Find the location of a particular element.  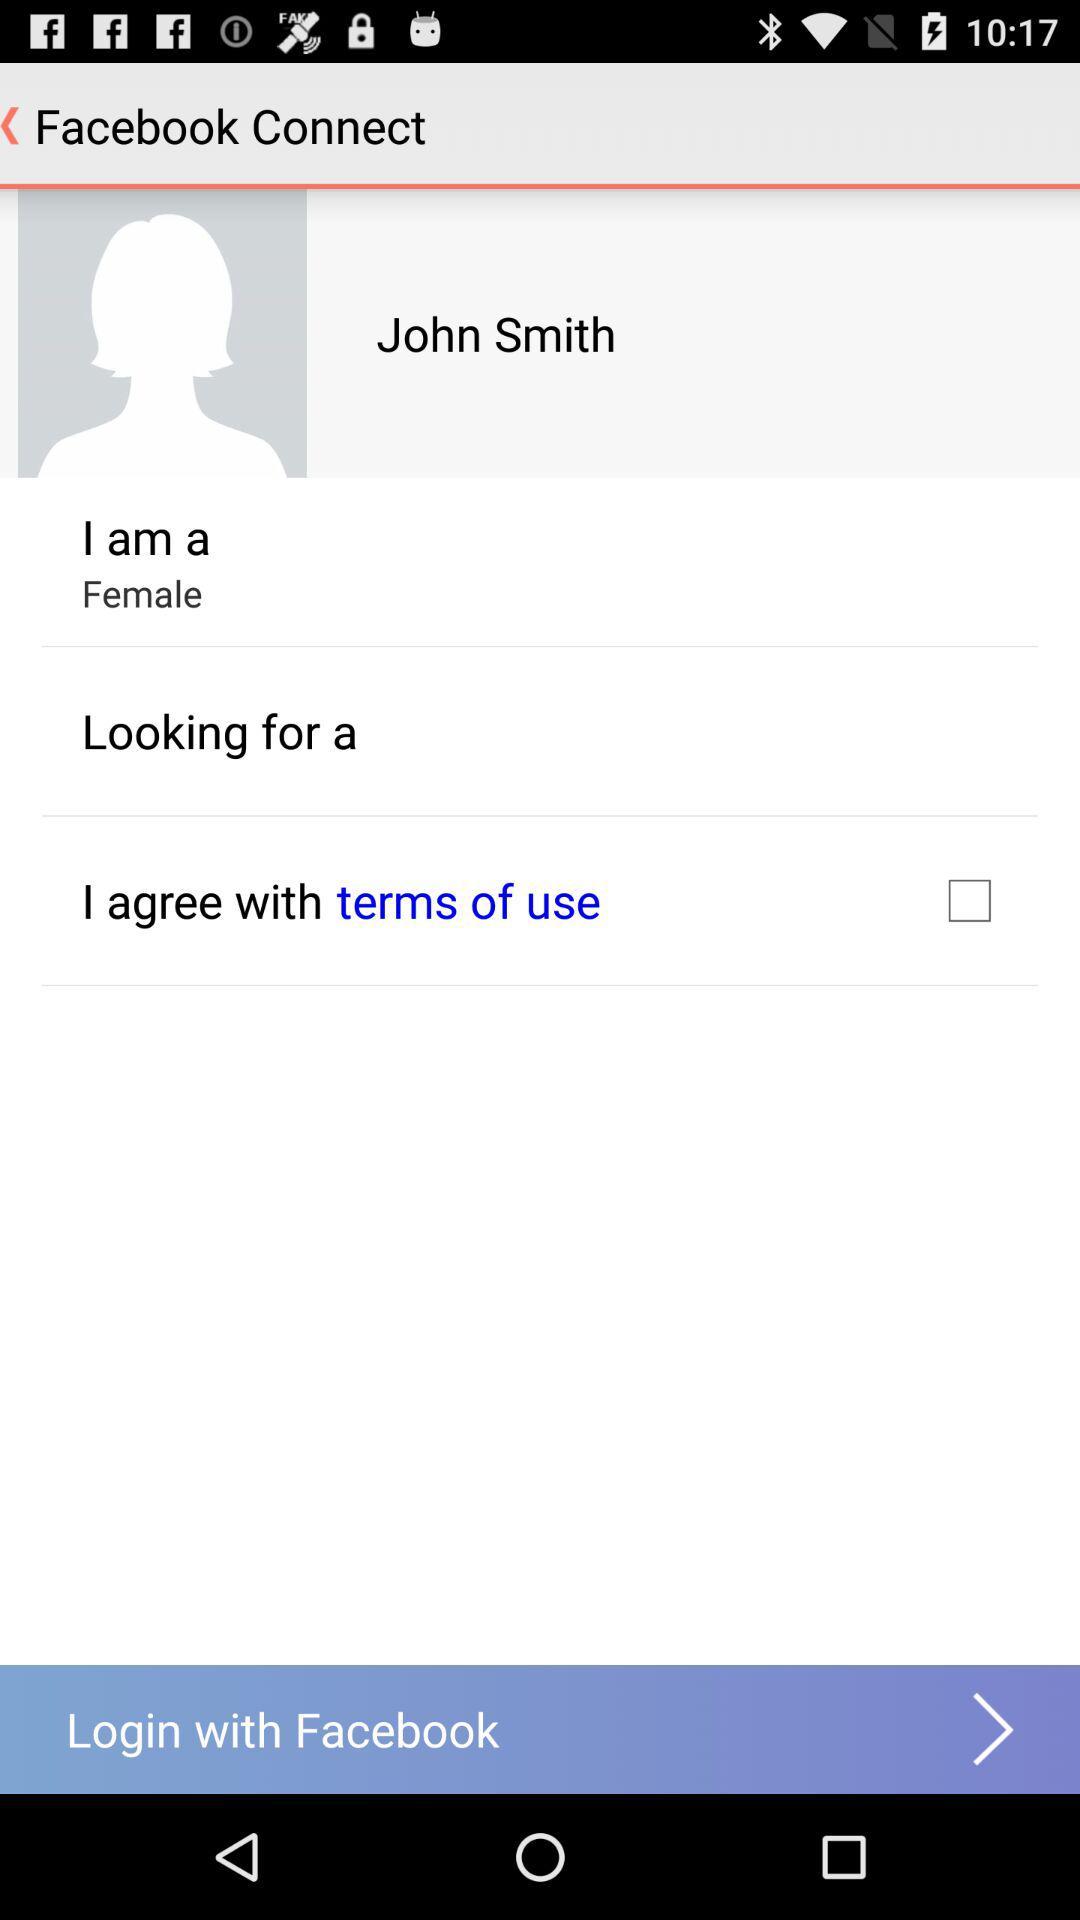

the icon below the looking for a app is located at coordinates (202, 899).